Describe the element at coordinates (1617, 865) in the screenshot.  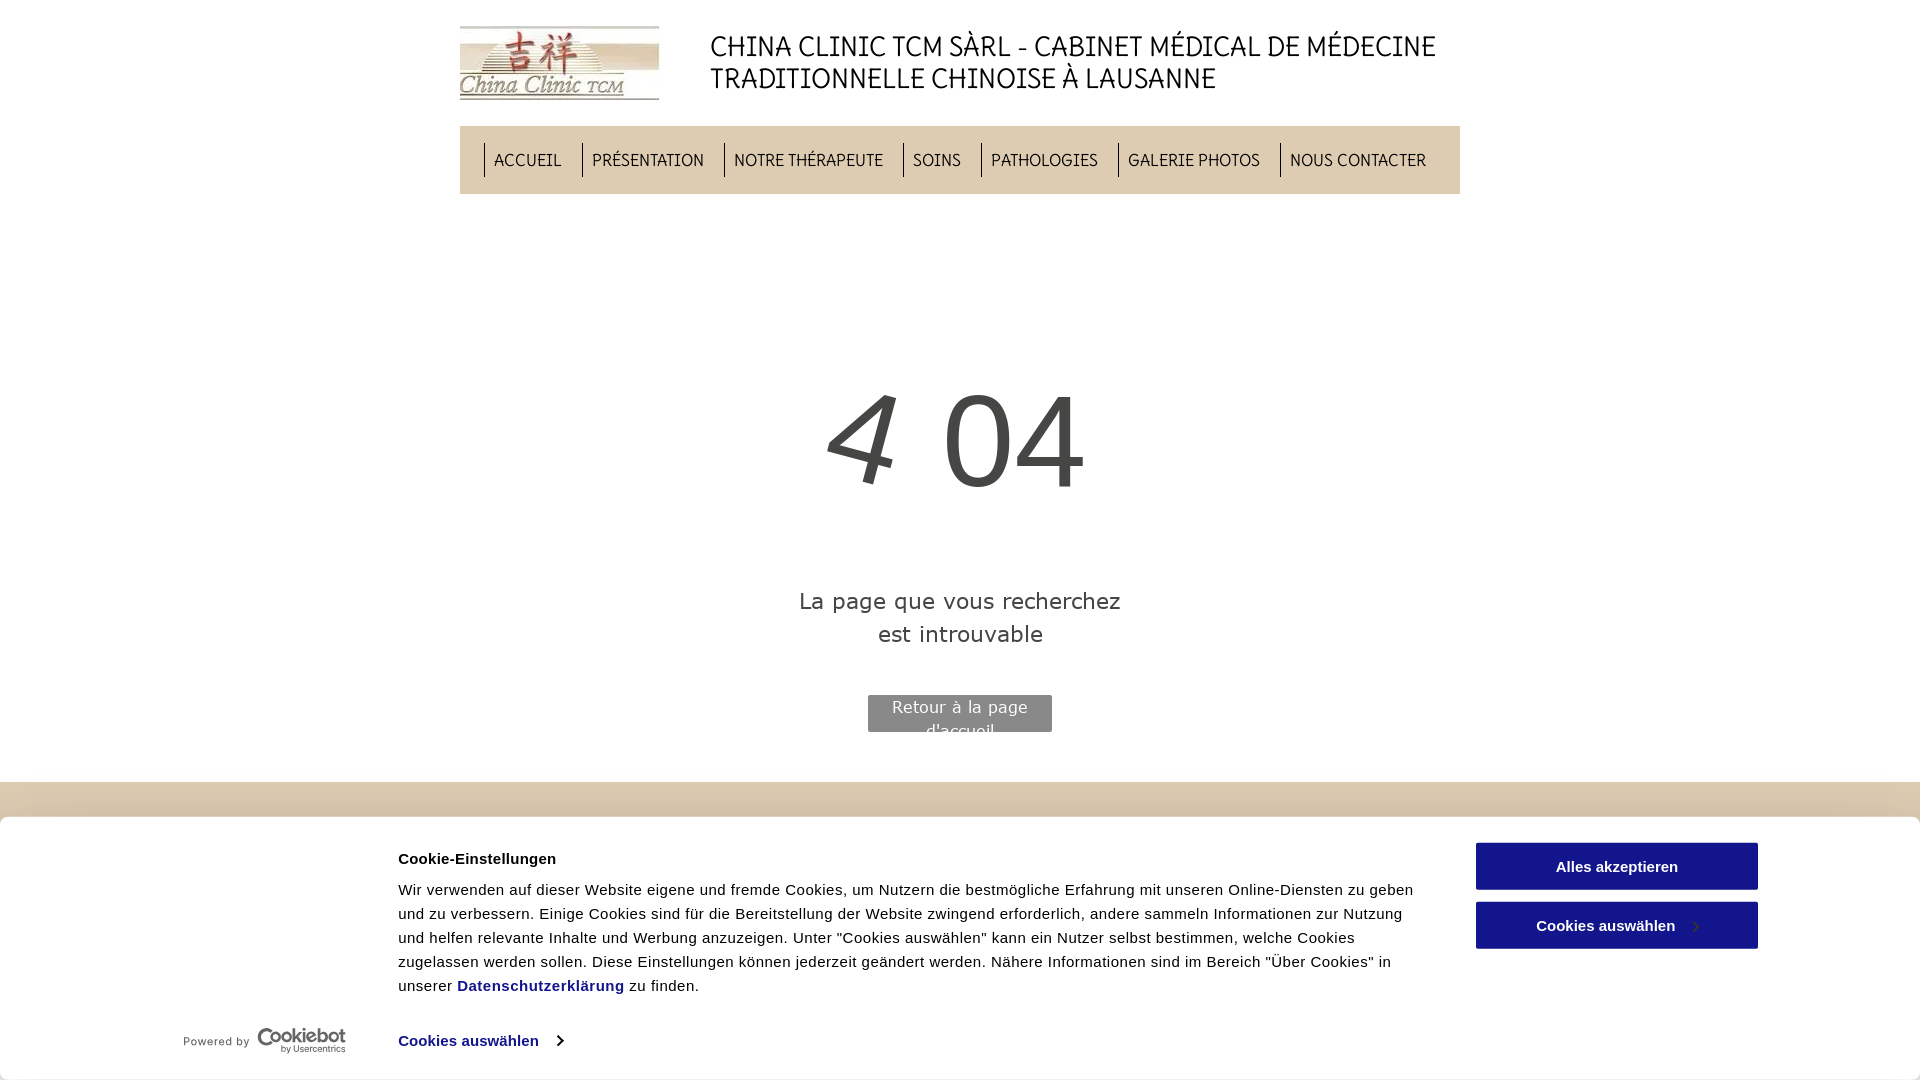
I see `'Alles akzeptieren'` at that location.